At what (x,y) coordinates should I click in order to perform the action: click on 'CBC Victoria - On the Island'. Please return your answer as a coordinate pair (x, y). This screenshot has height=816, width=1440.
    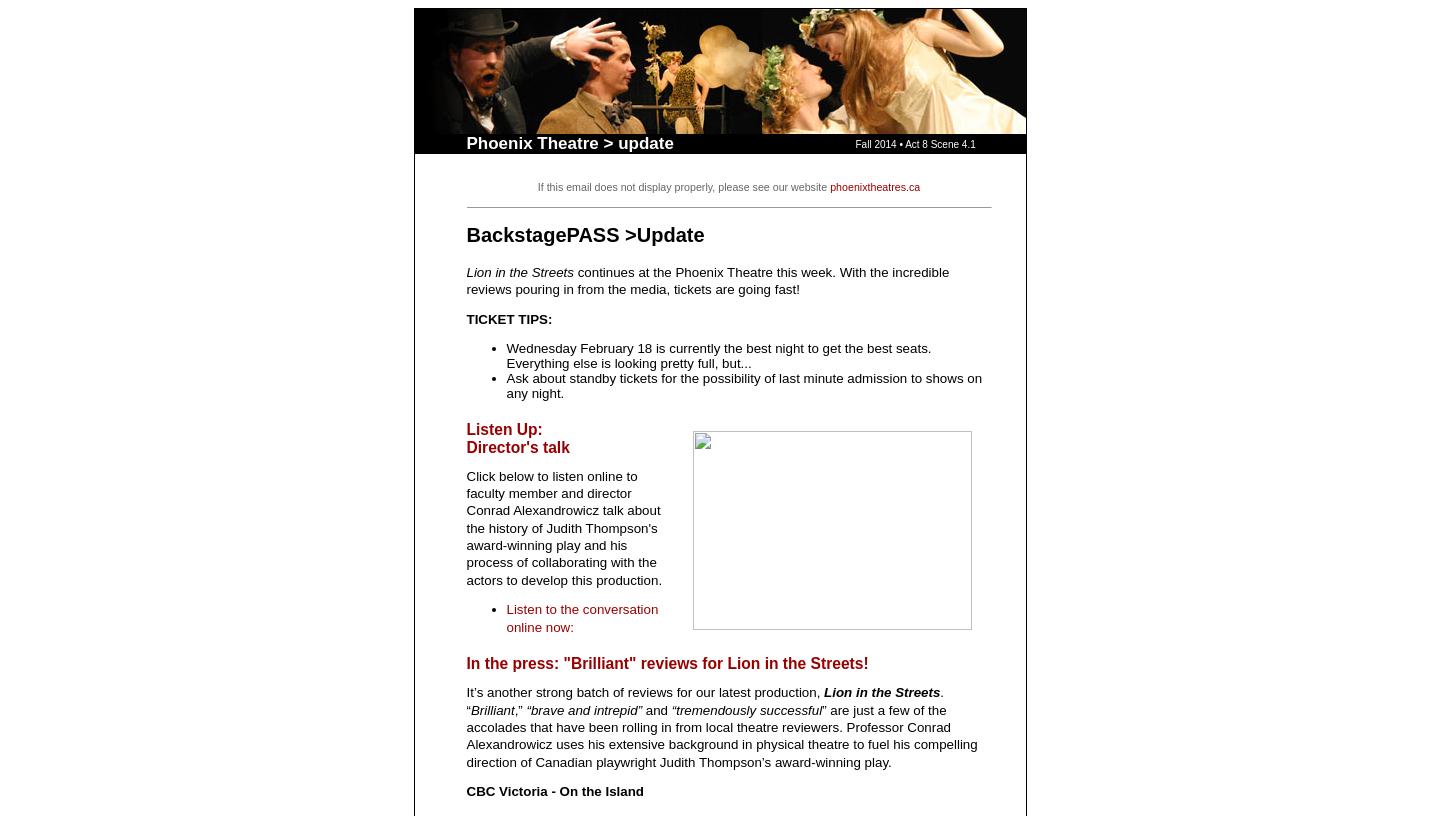
    Looking at the image, I should click on (465, 791).